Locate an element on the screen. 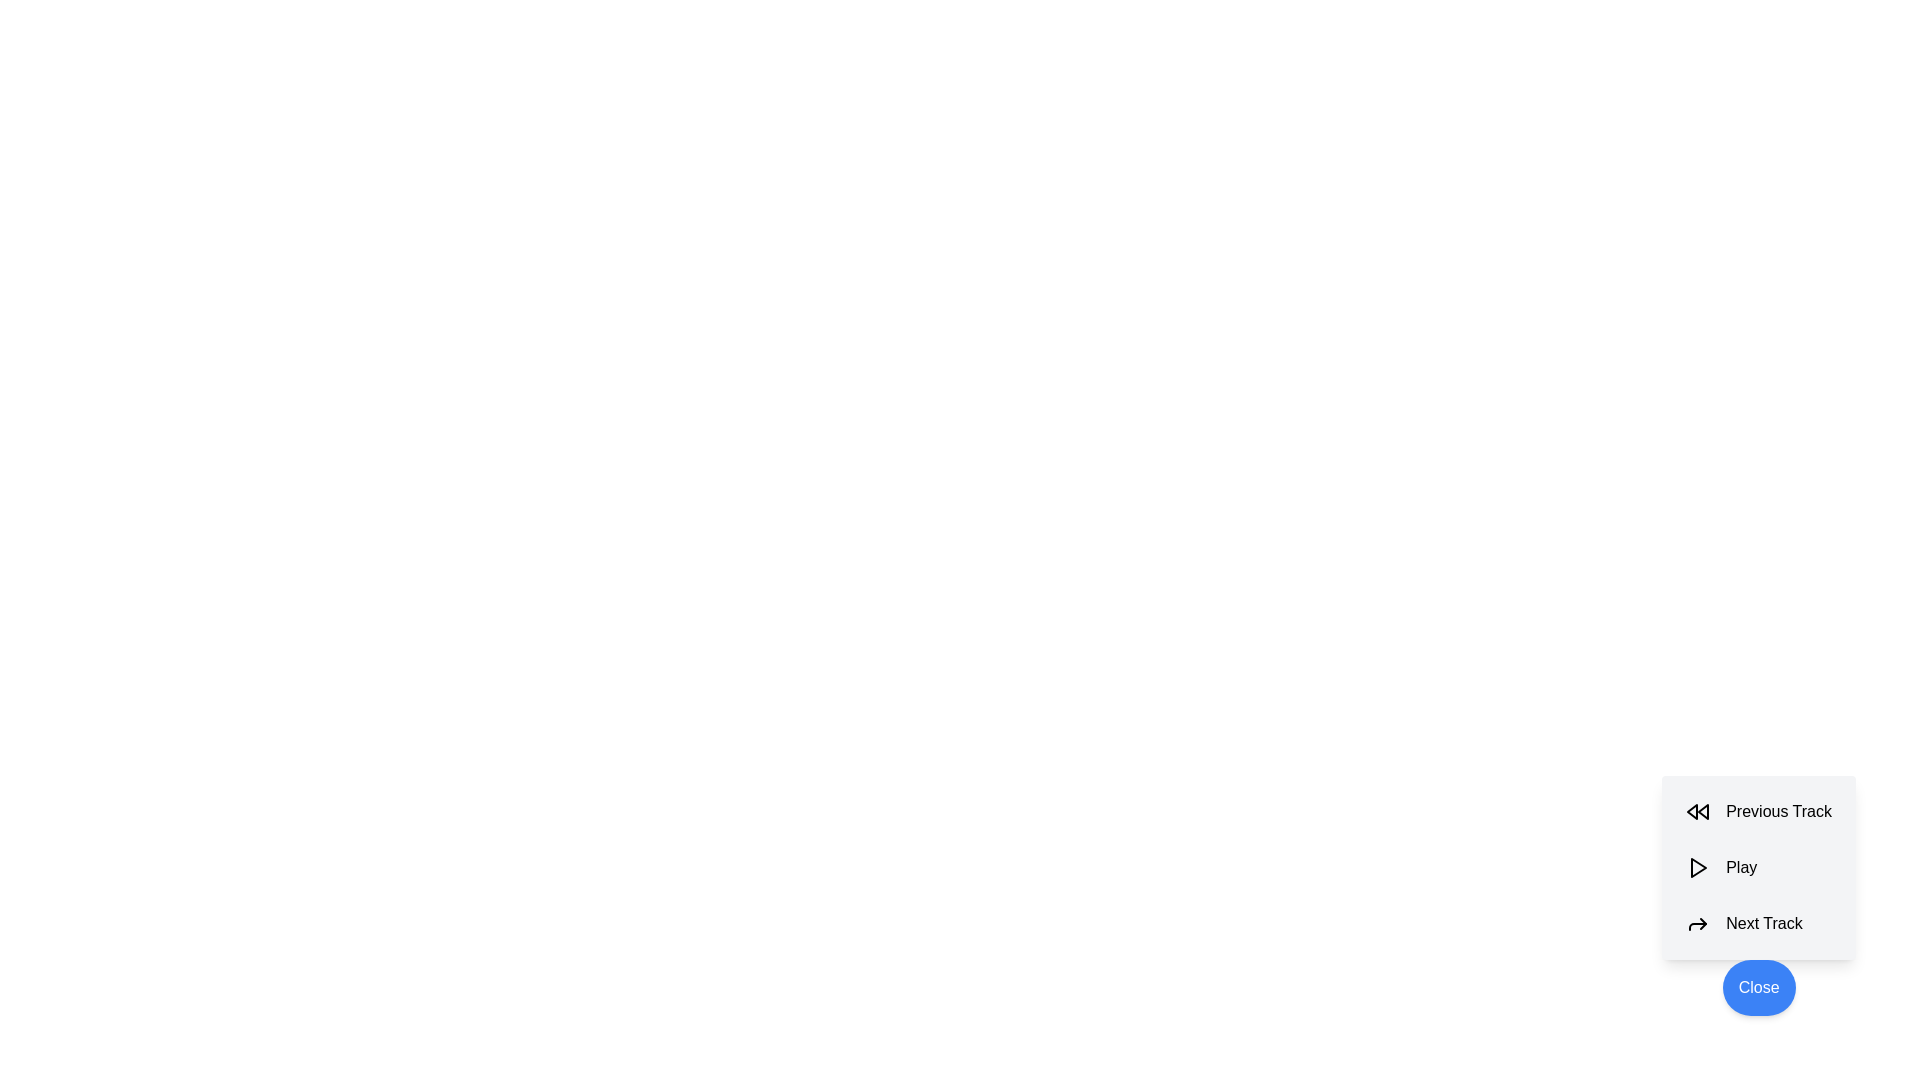 This screenshot has width=1920, height=1080. the left triangular part of the rewind icon representing the previous track feature, located near the top-left corner of the 'Previous Track' button is located at coordinates (1691, 812).